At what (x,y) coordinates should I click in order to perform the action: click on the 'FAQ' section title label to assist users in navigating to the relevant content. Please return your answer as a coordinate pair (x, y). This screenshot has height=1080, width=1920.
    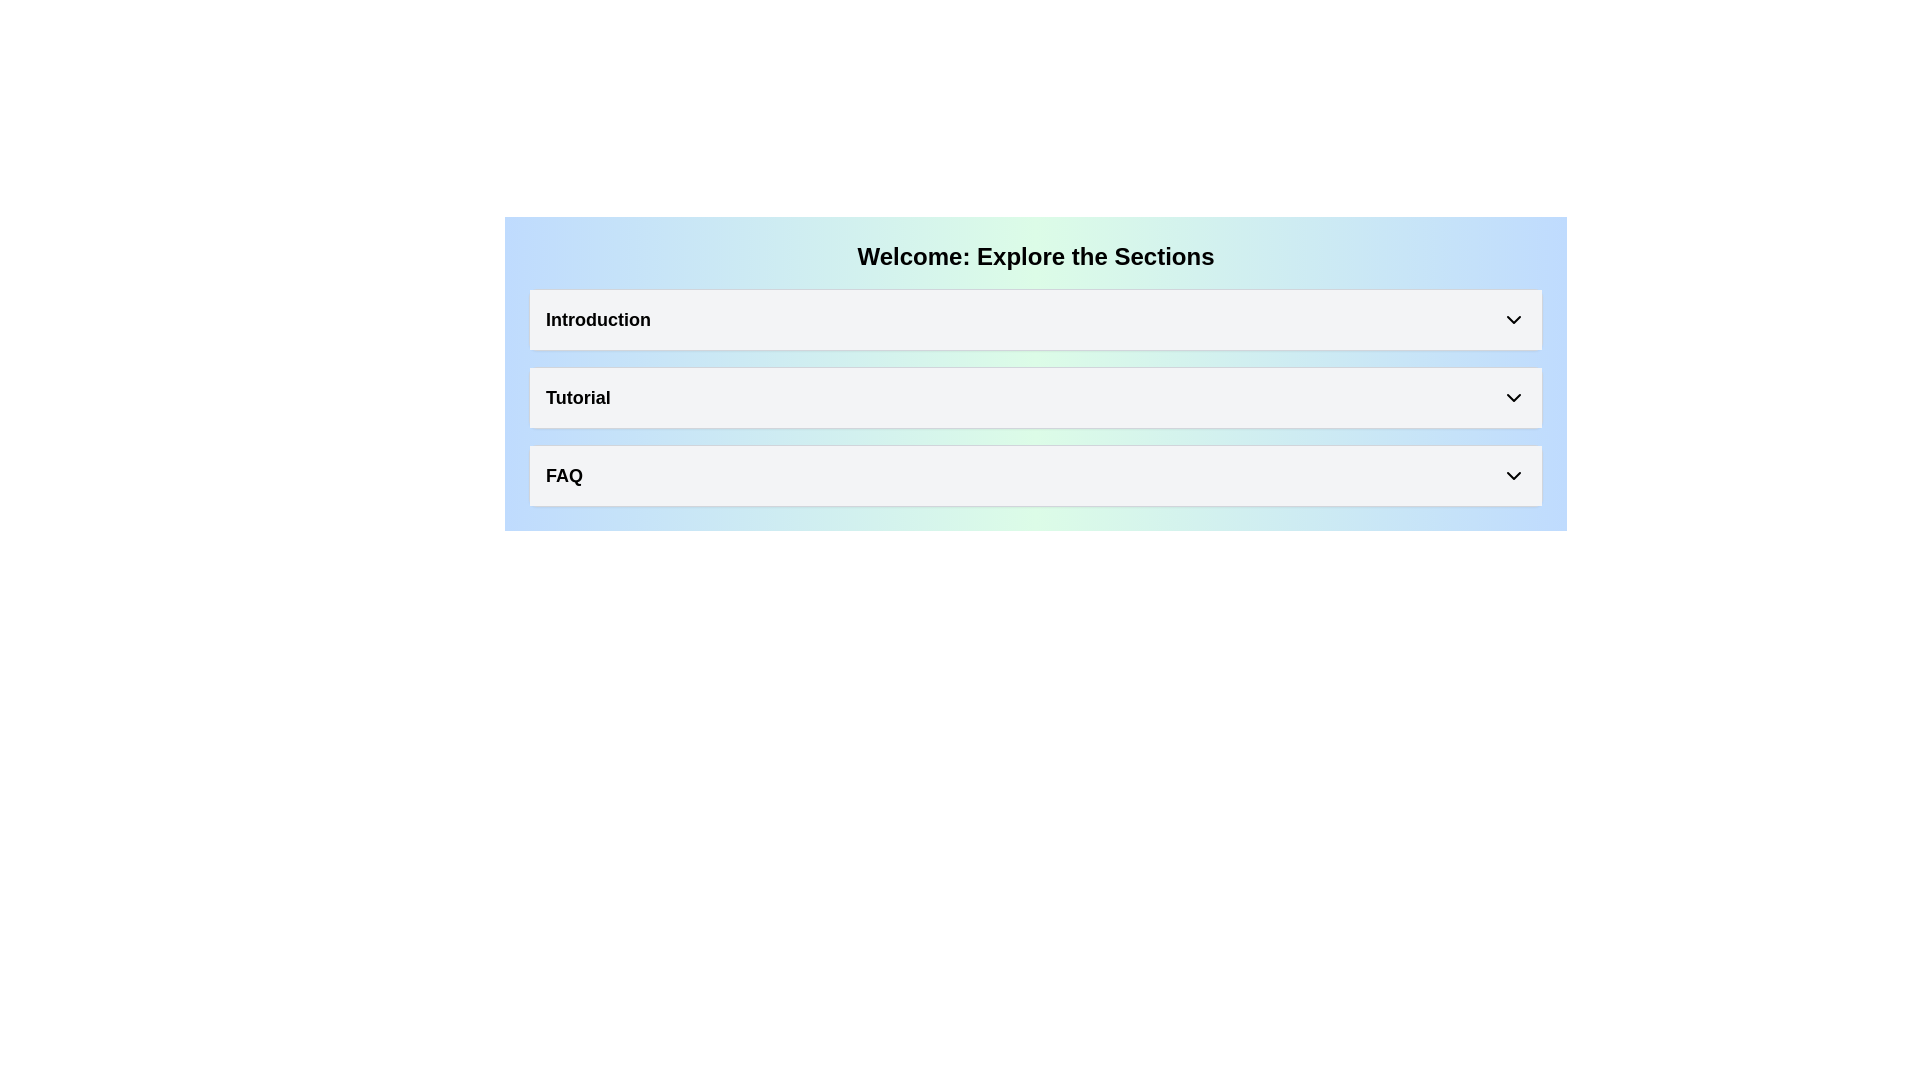
    Looking at the image, I should click on (563, 475).